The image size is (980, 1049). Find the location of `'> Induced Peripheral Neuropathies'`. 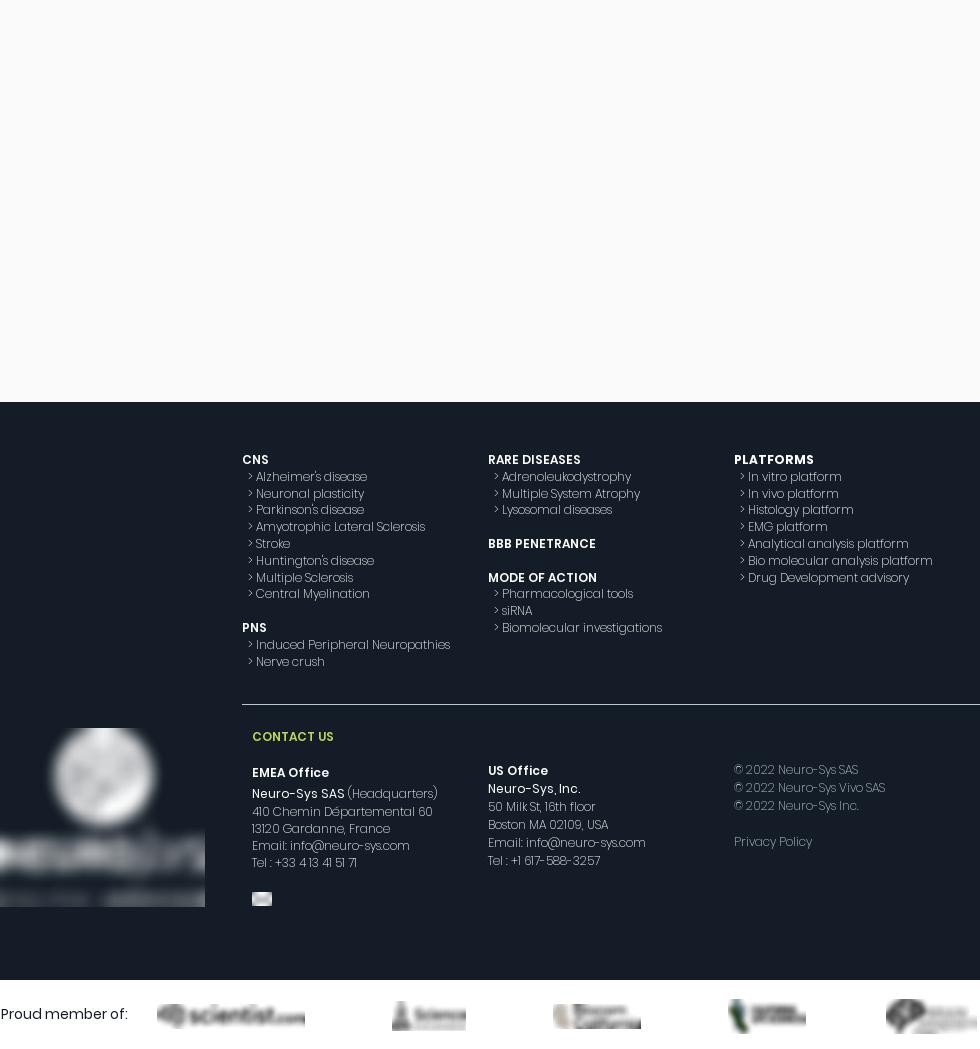

'> Induced Peripheral Neuropathies' is located at coordinates (346, 643).